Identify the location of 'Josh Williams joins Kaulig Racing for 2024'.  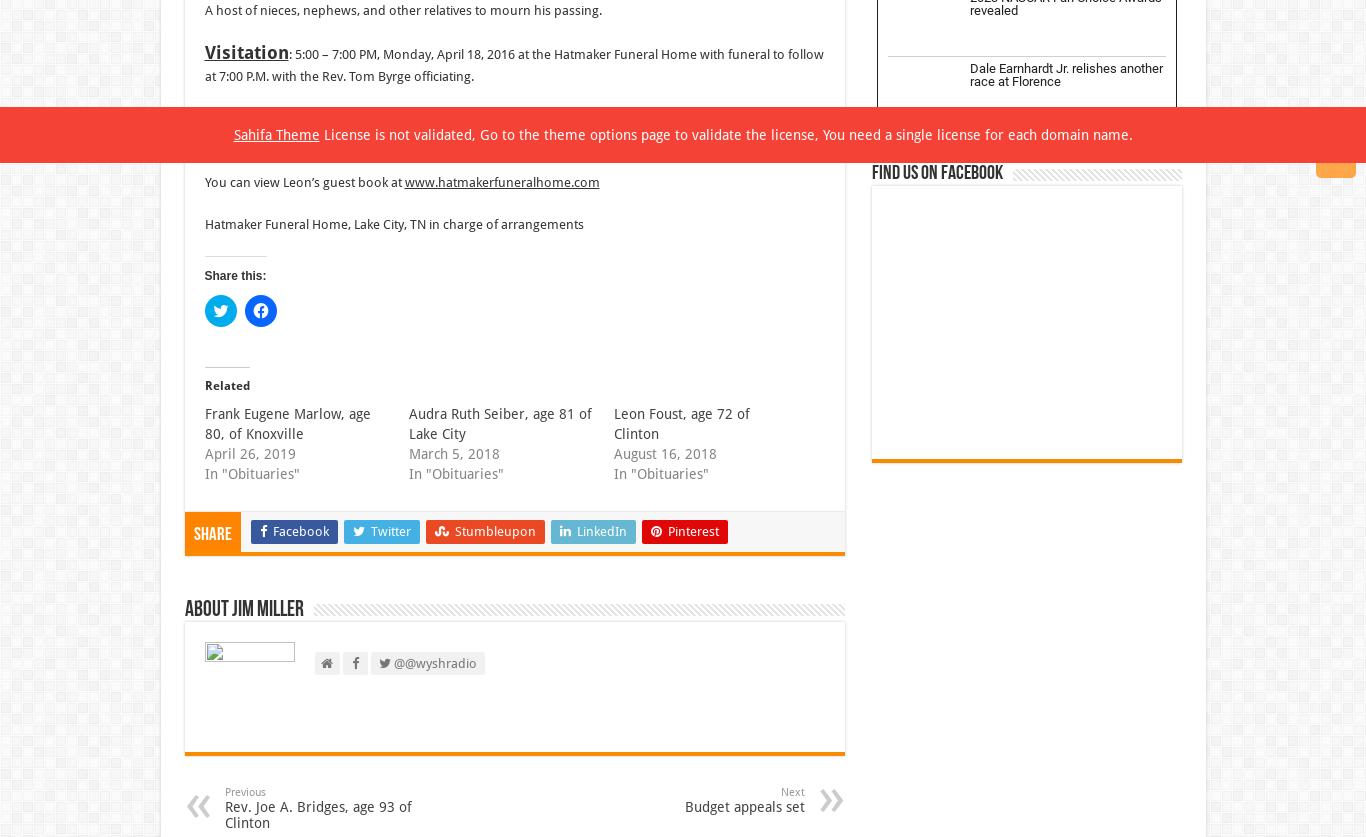
(1062, 216).